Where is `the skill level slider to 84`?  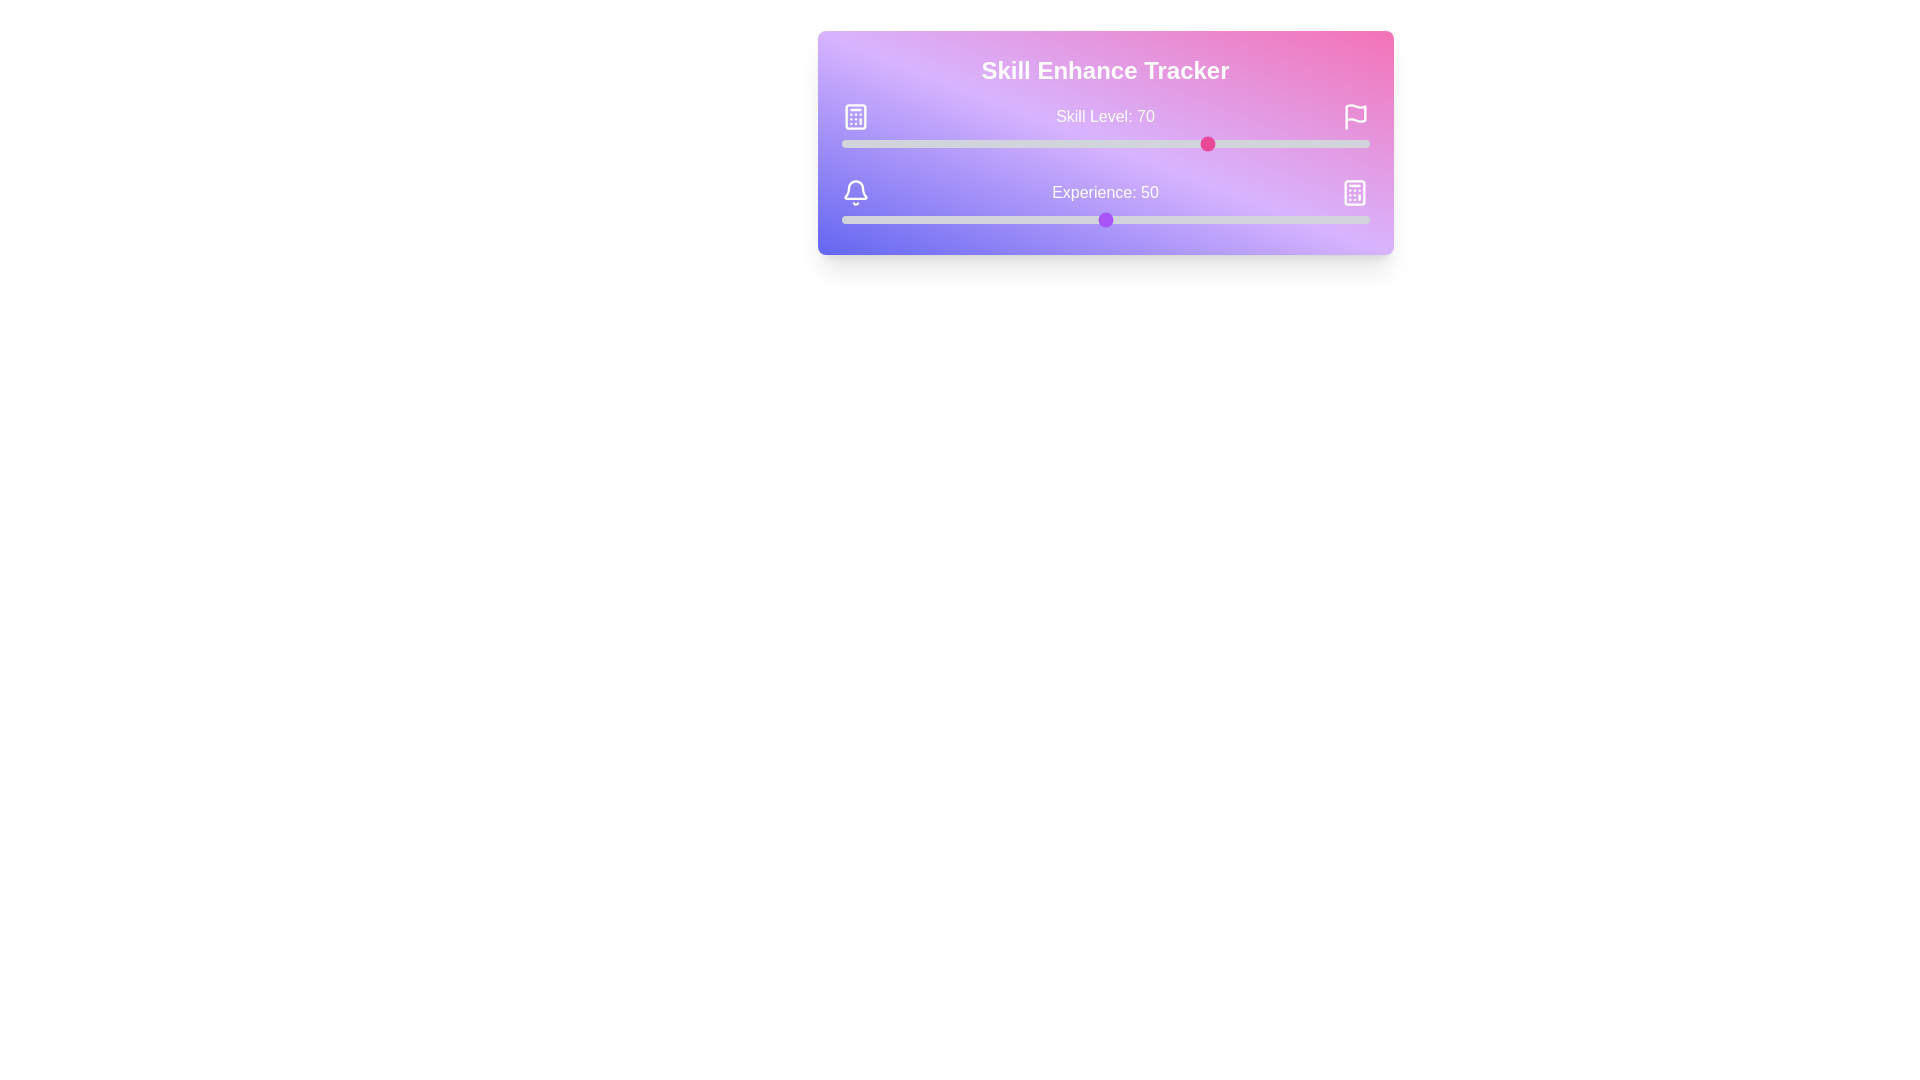
the skill level slider to 84 is located at coordinates (1285, 142).